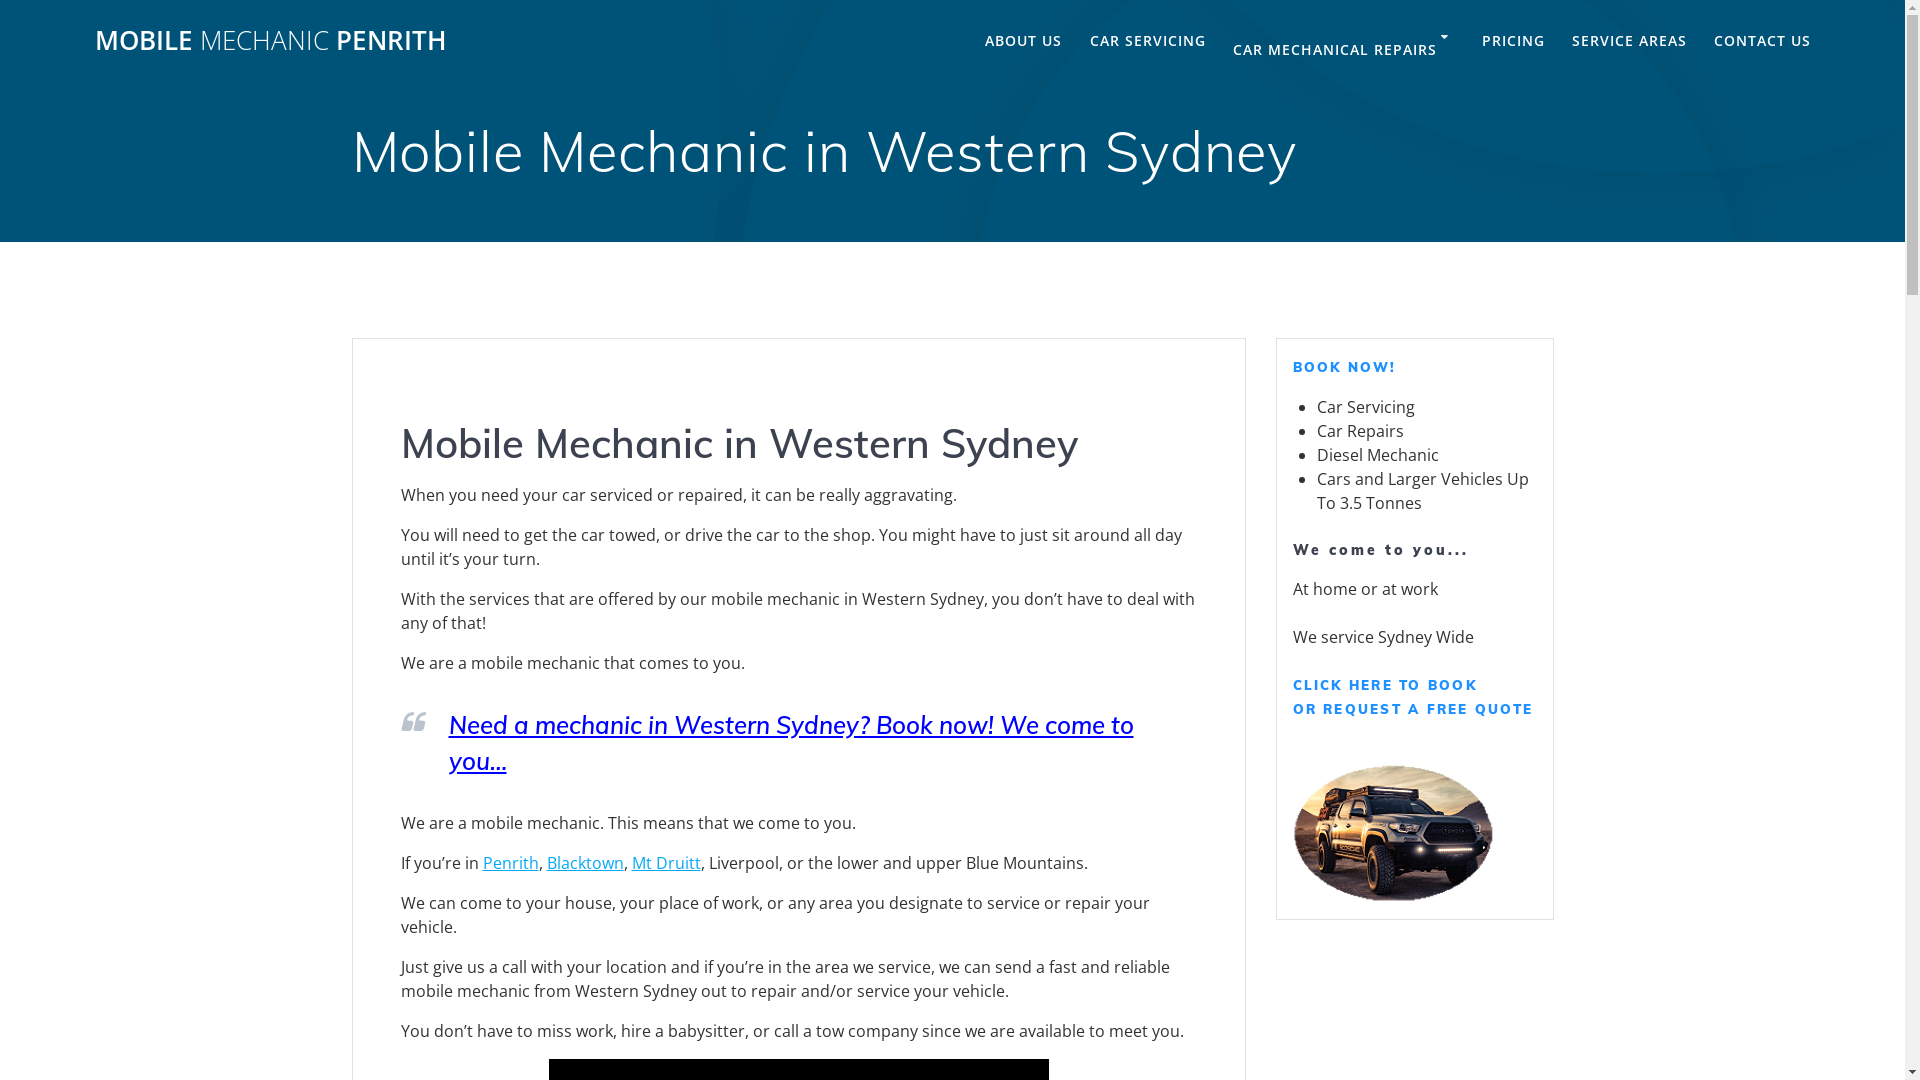 The width and height of the screenshot is (1920, 1080). Describe the element at coordinates (1629, 41) in the screenshot. I see `'SERVICE AREAS'` at that location.